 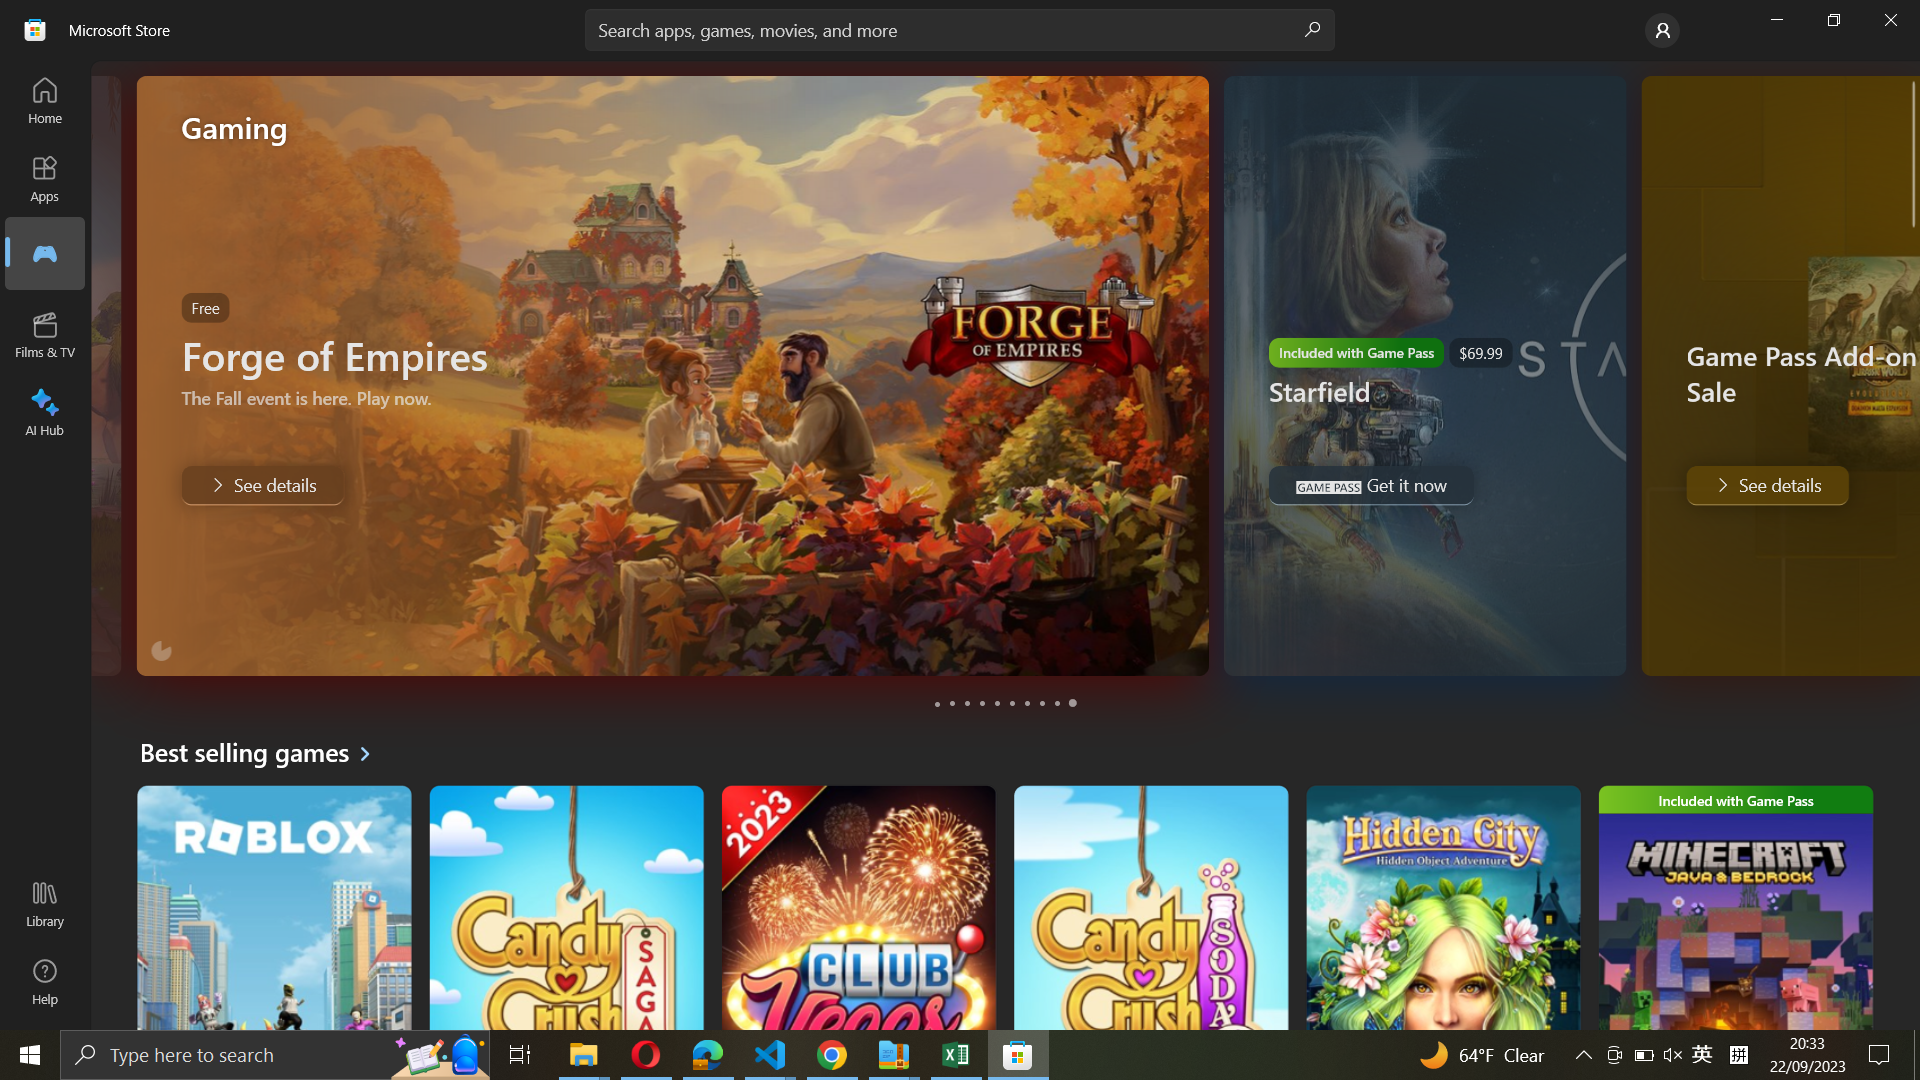 I want to click on the Account settings page, so click(x=1660, y=30).